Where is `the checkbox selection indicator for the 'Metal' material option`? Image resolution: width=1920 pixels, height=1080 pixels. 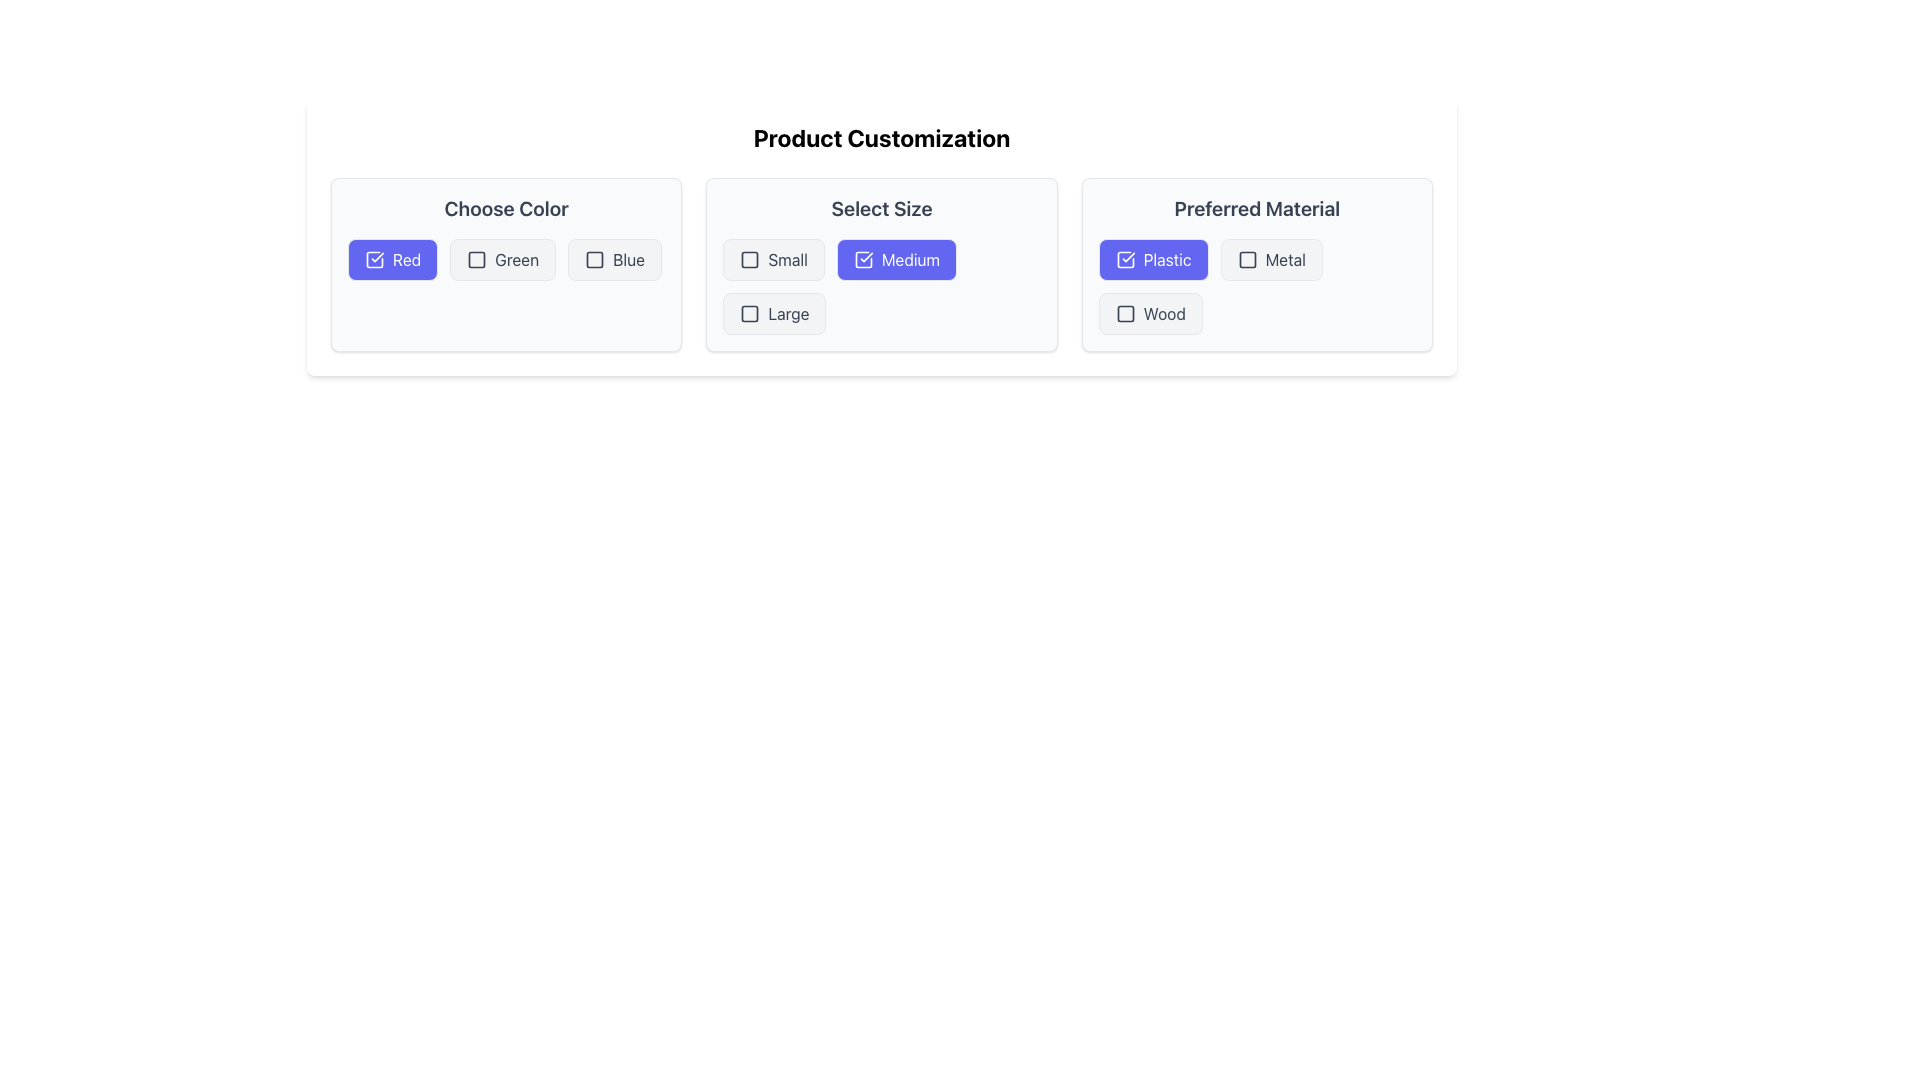 the checkbox selection indicator for the 'Metal' material option is located at coordinates (1246, 258).